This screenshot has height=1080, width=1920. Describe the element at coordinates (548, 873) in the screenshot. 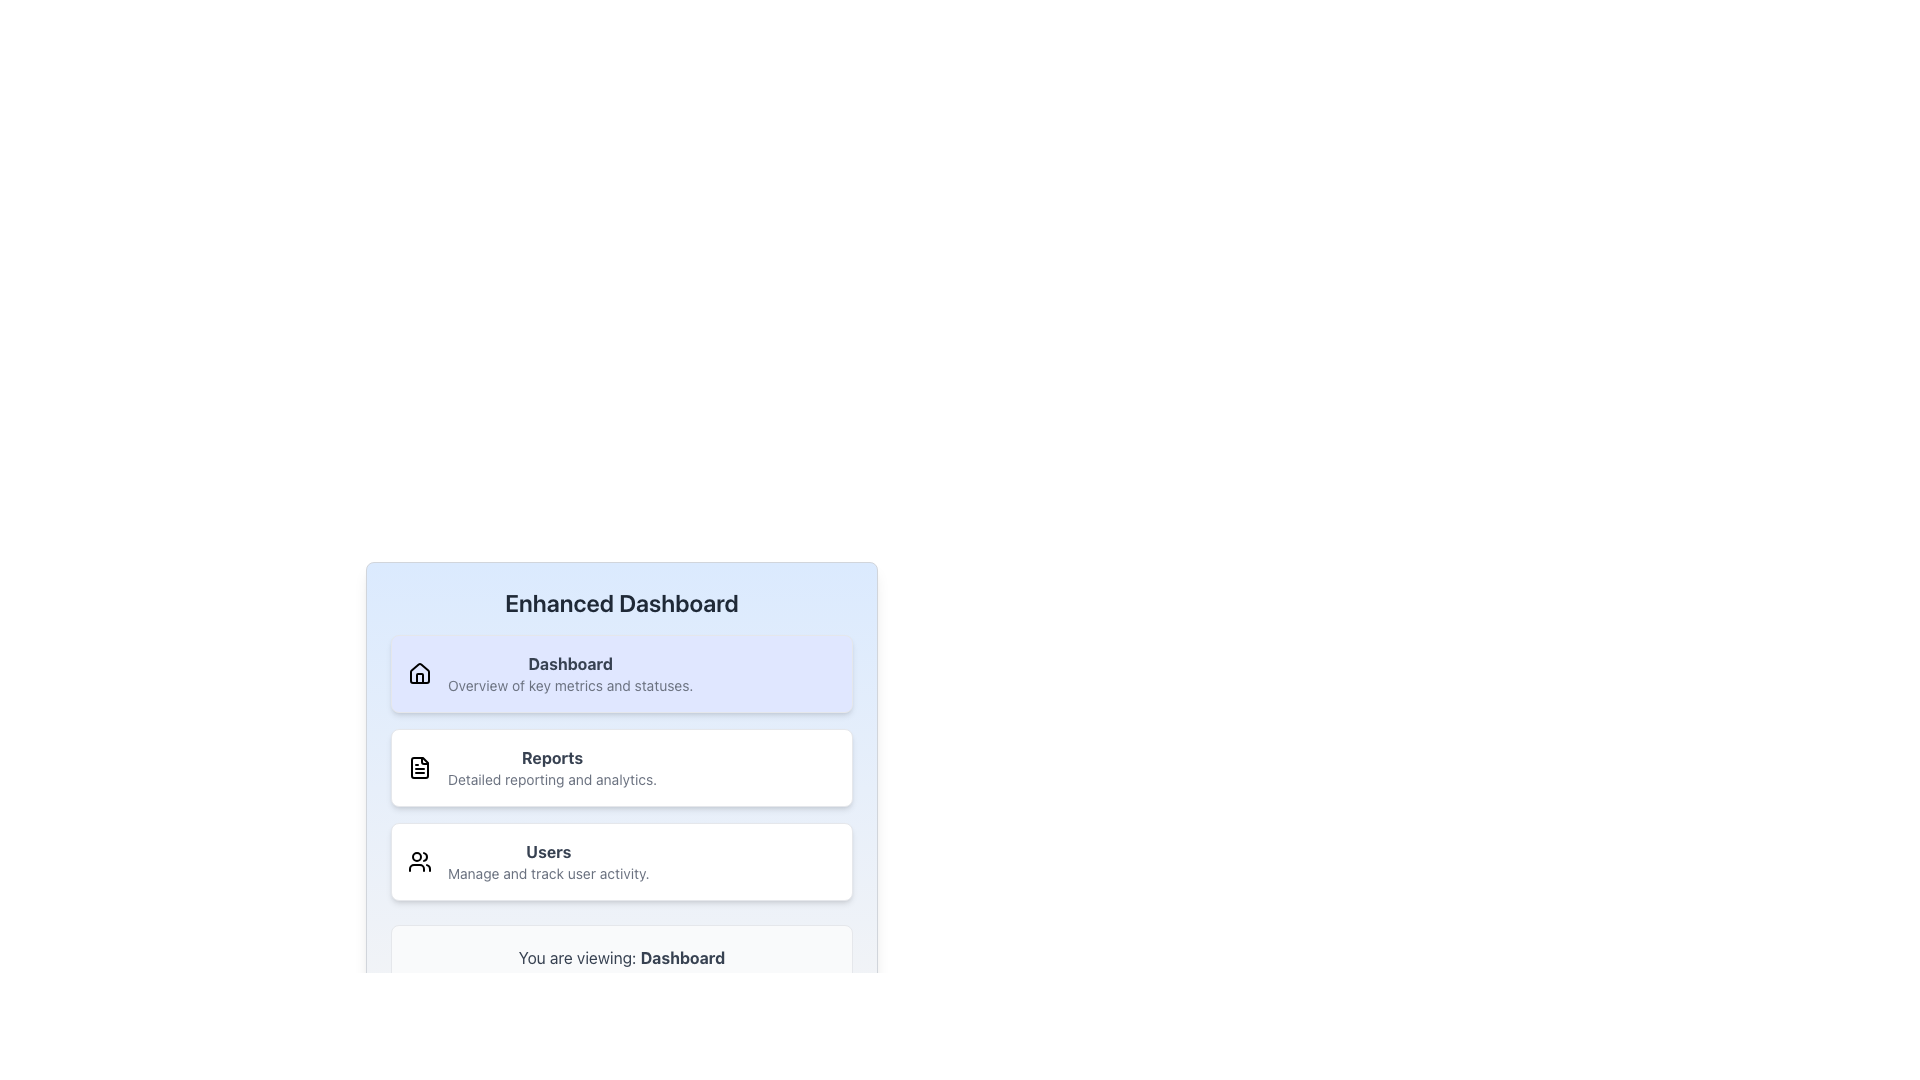

I see `small grey text that reads 'Manage and track user activity.' positioned below the bold 'Users' title in the navigation interface` at that location.